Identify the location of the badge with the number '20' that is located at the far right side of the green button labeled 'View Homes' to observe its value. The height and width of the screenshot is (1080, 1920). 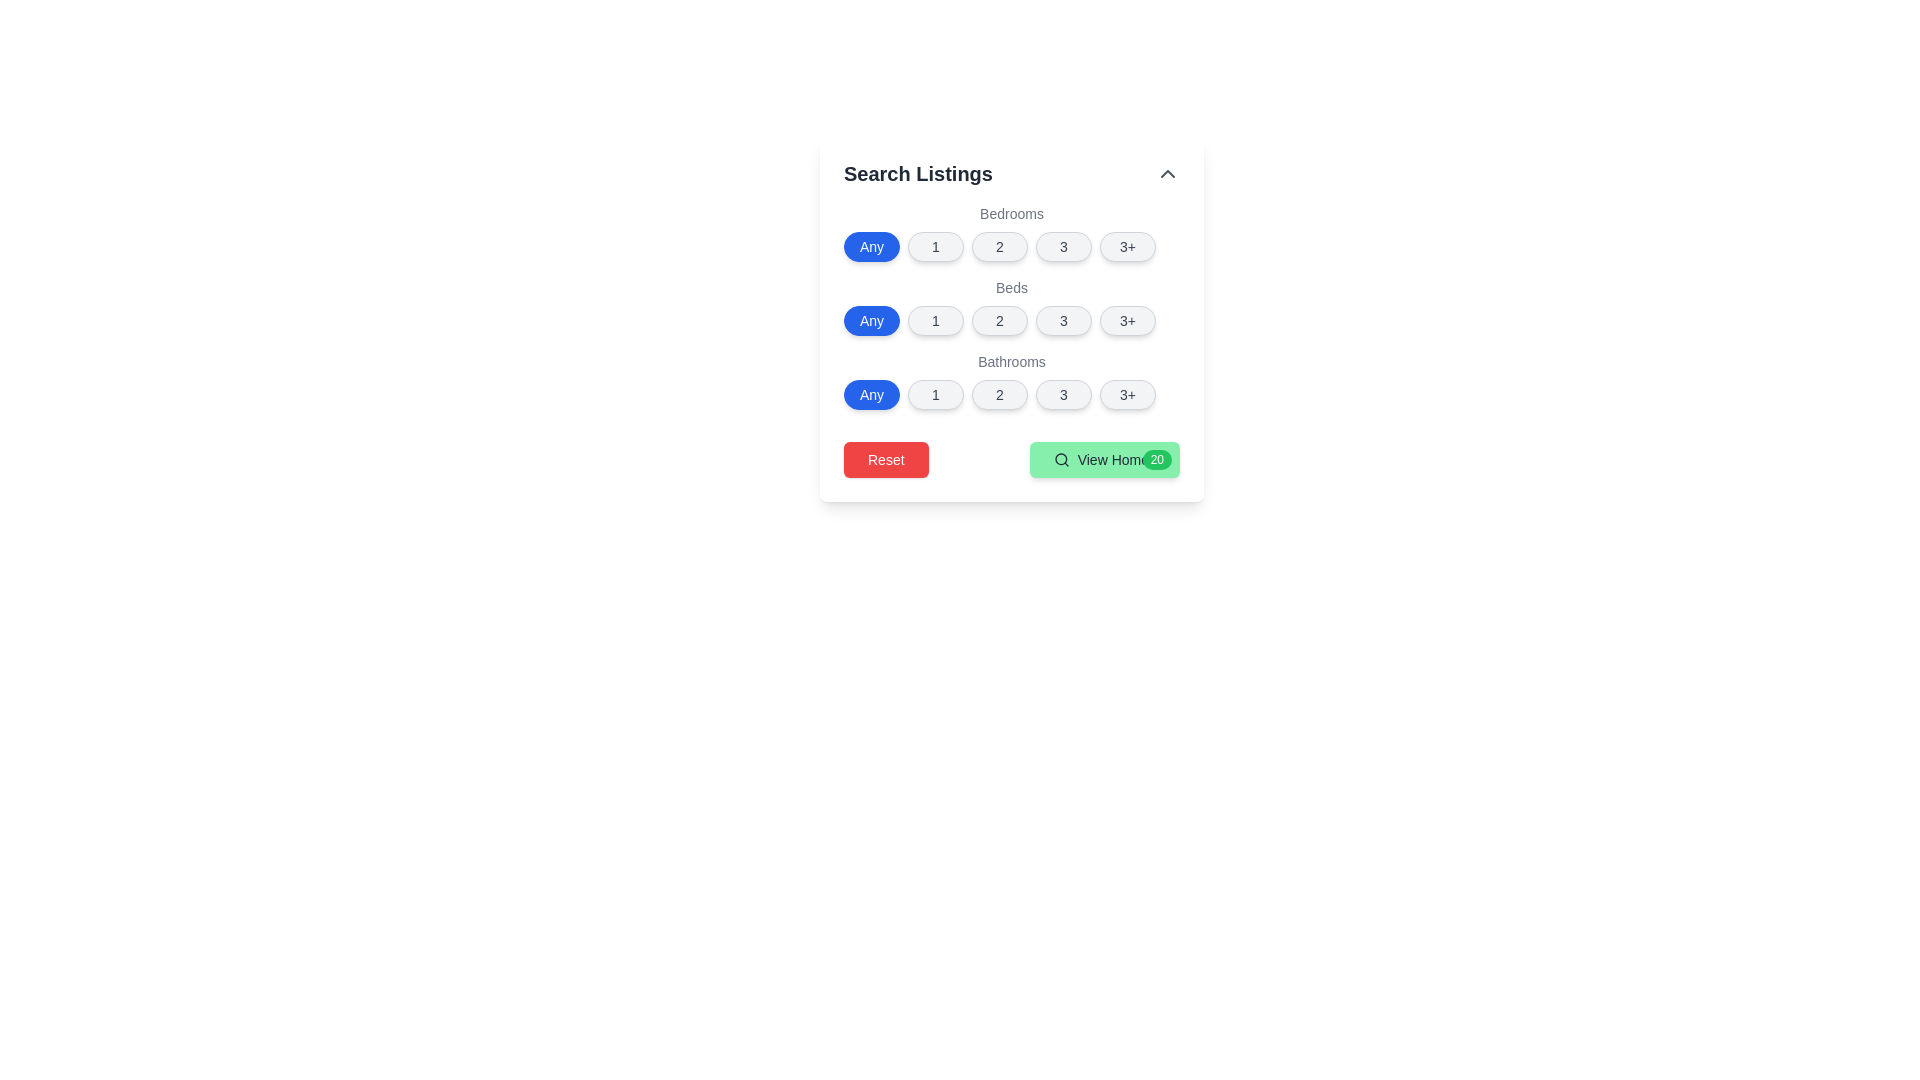
(1157, 459).